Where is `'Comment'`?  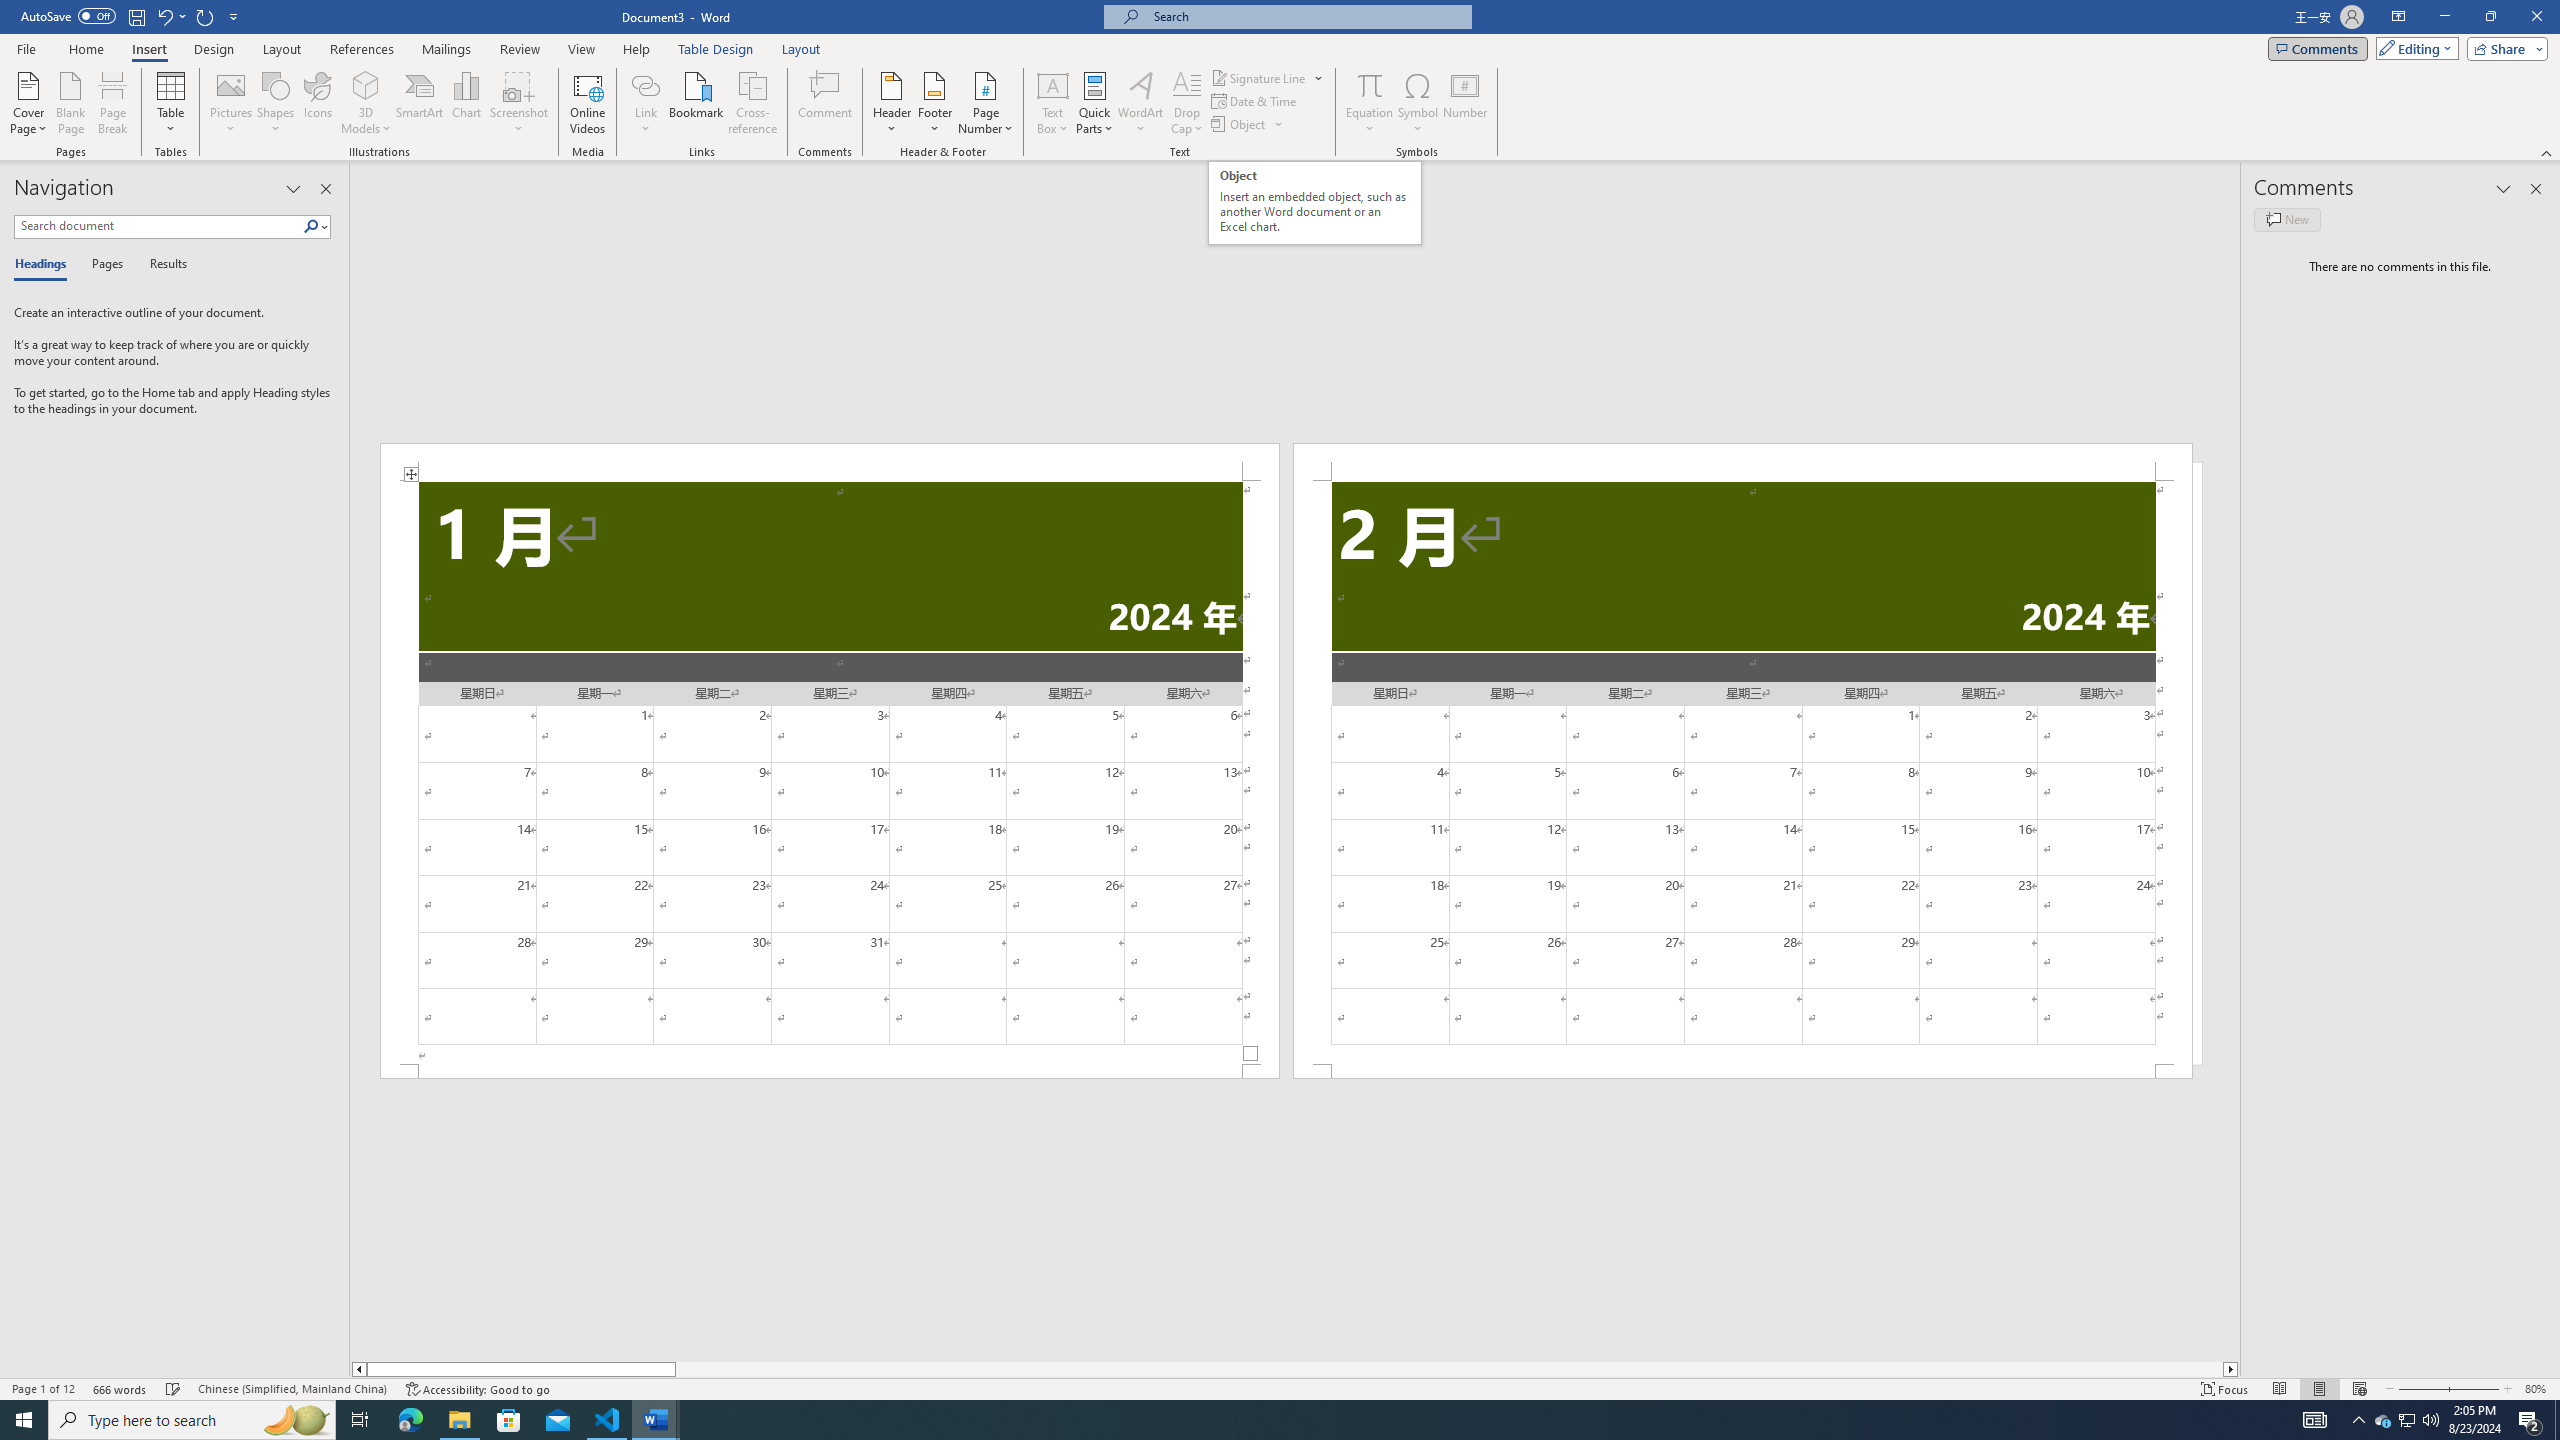 'Comment' is located at coordinates (824, 103).